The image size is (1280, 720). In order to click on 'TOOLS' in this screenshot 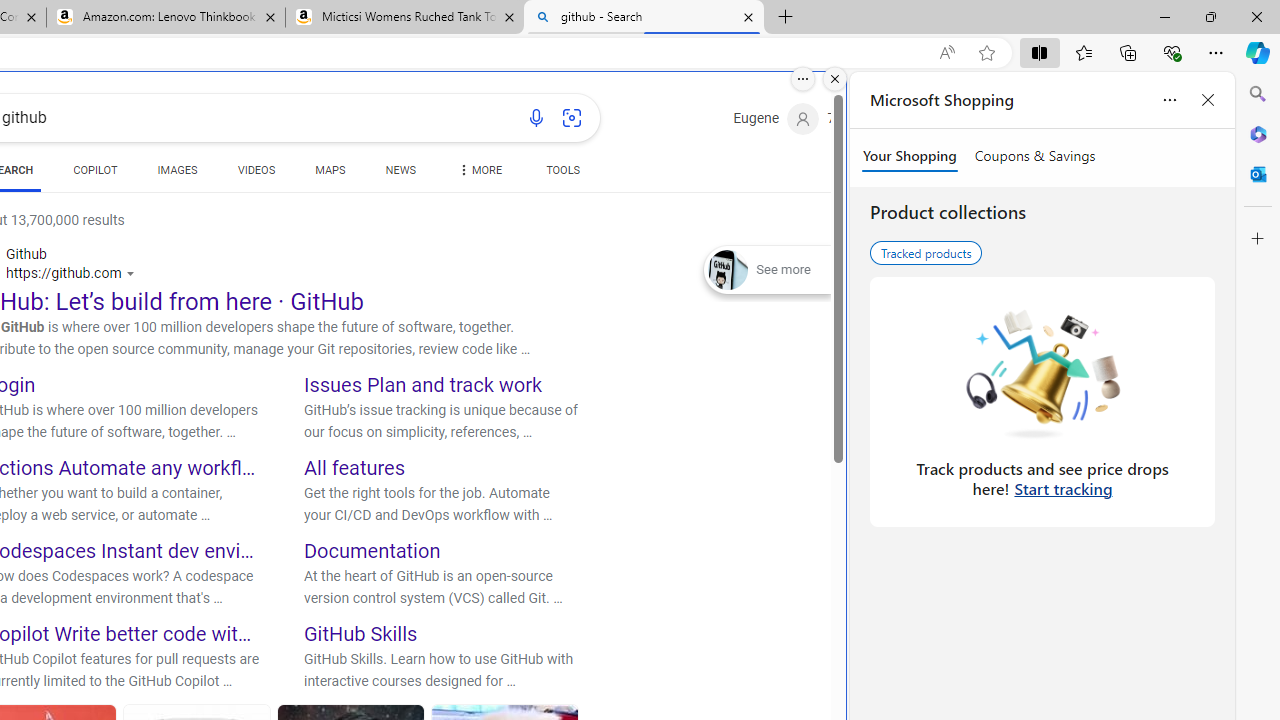, I will do `click(562, 170)`.